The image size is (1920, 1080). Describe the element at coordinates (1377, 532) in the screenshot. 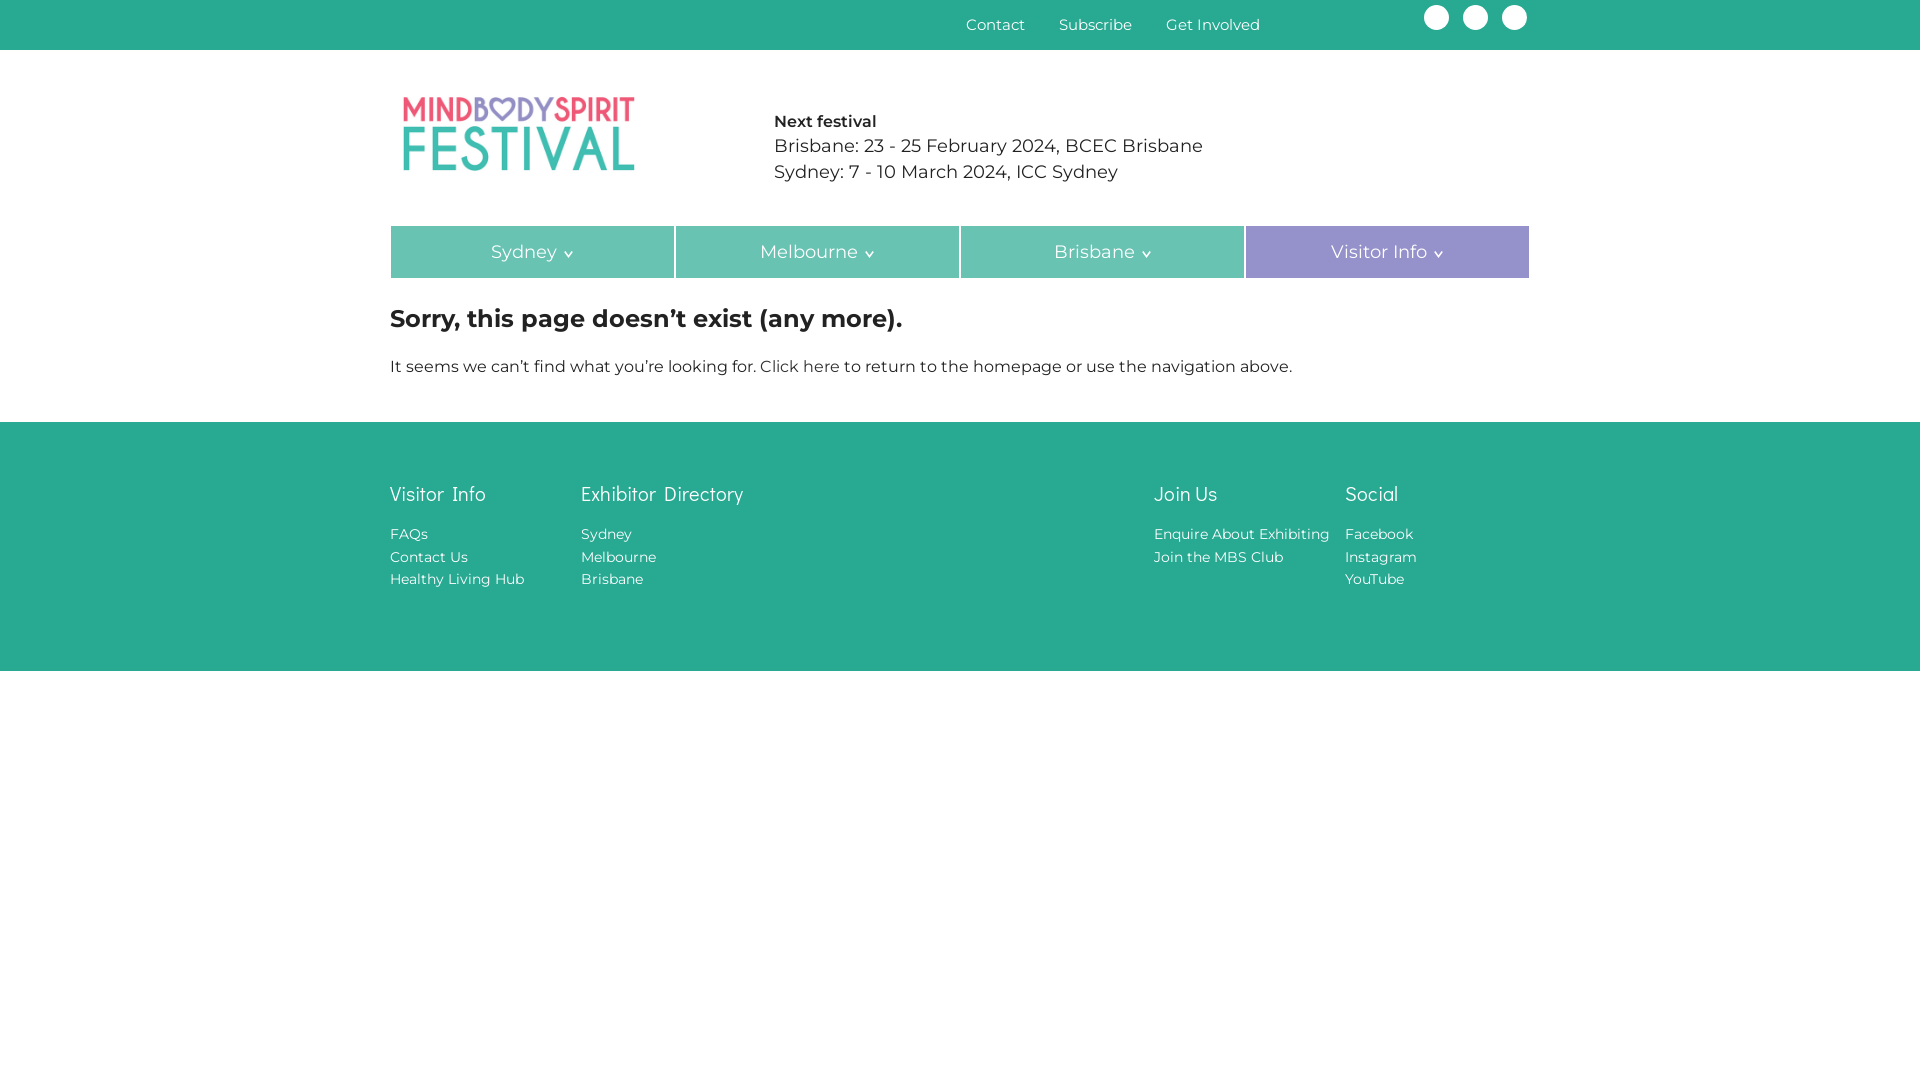

I see `'Facebook'` at that location.